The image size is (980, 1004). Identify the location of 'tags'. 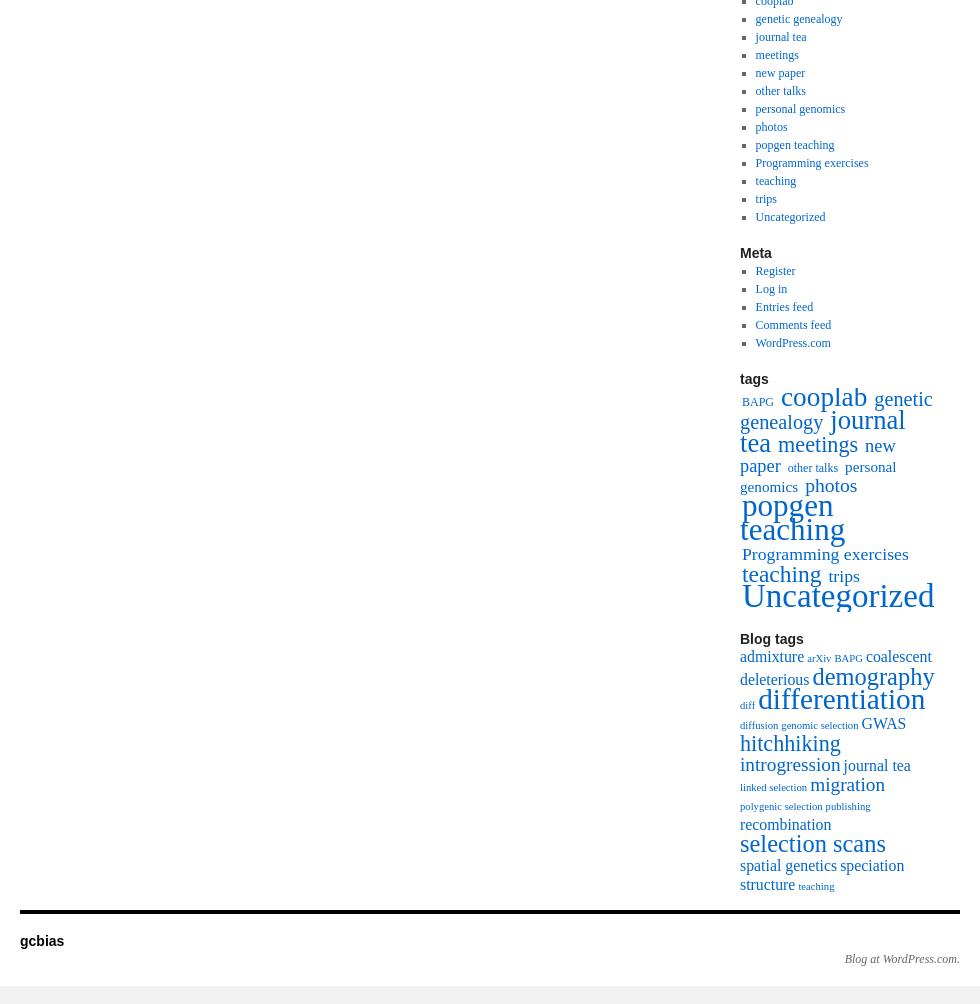
(754, 378).